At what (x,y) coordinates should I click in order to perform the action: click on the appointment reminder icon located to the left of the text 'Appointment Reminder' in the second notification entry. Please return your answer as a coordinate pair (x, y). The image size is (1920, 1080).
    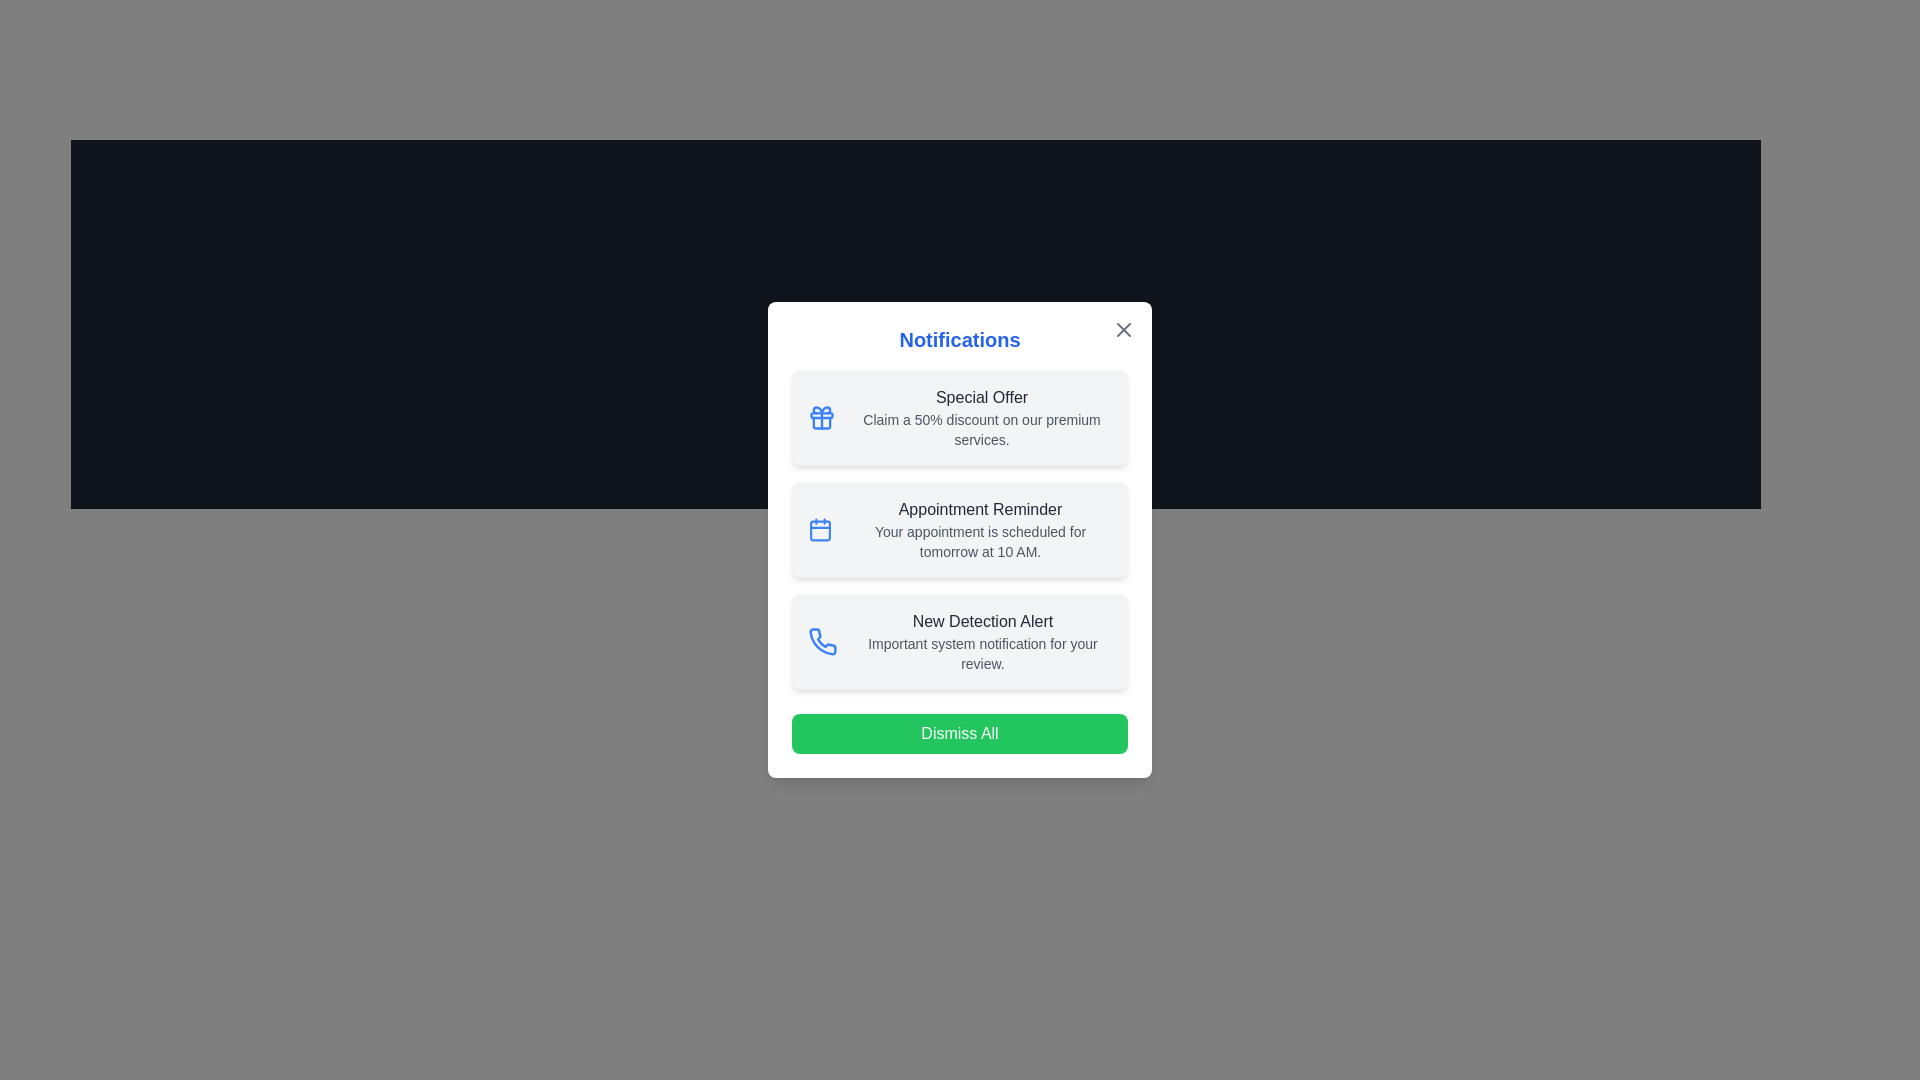
    Looking at the image, I should click on (820, 528).